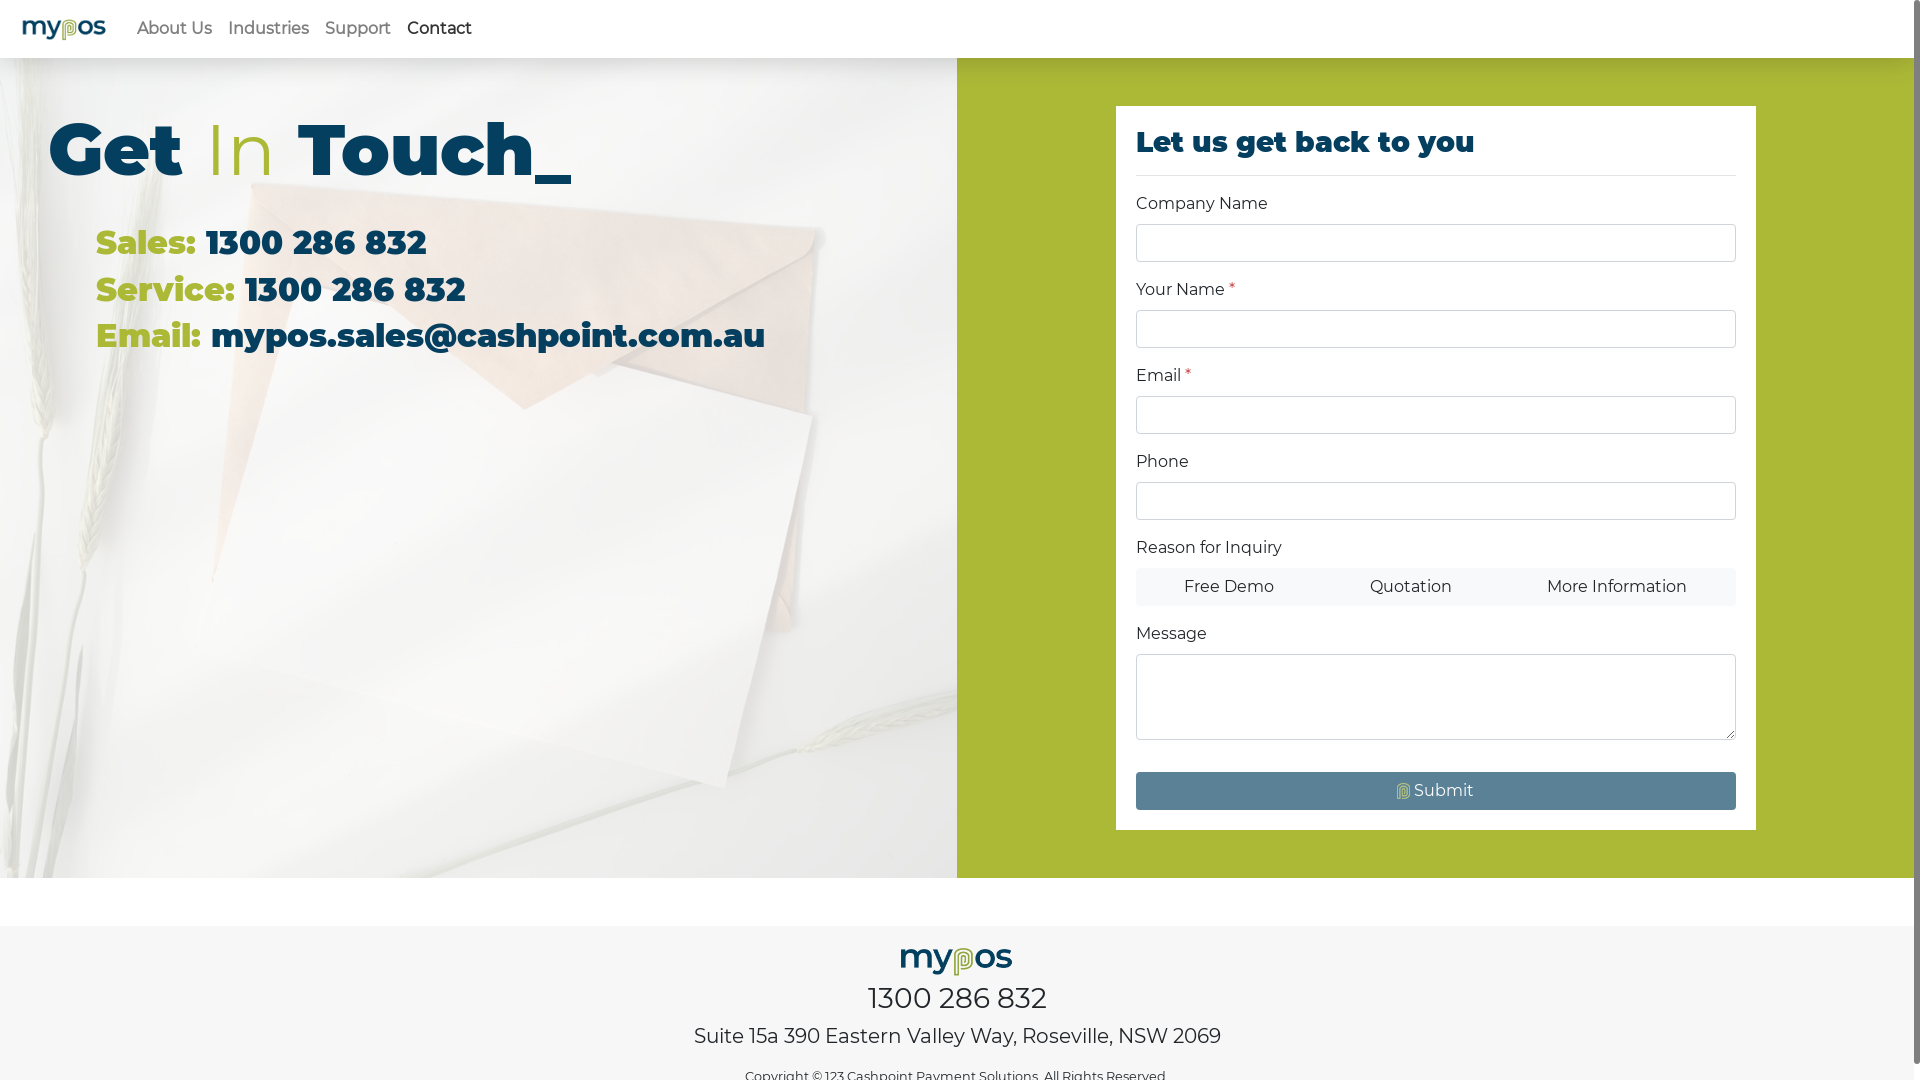 This screenshot has width=1920, height=1080. Describe the element at coordinates (358, 29) in the screenshot. I see `'Support'` at that location.